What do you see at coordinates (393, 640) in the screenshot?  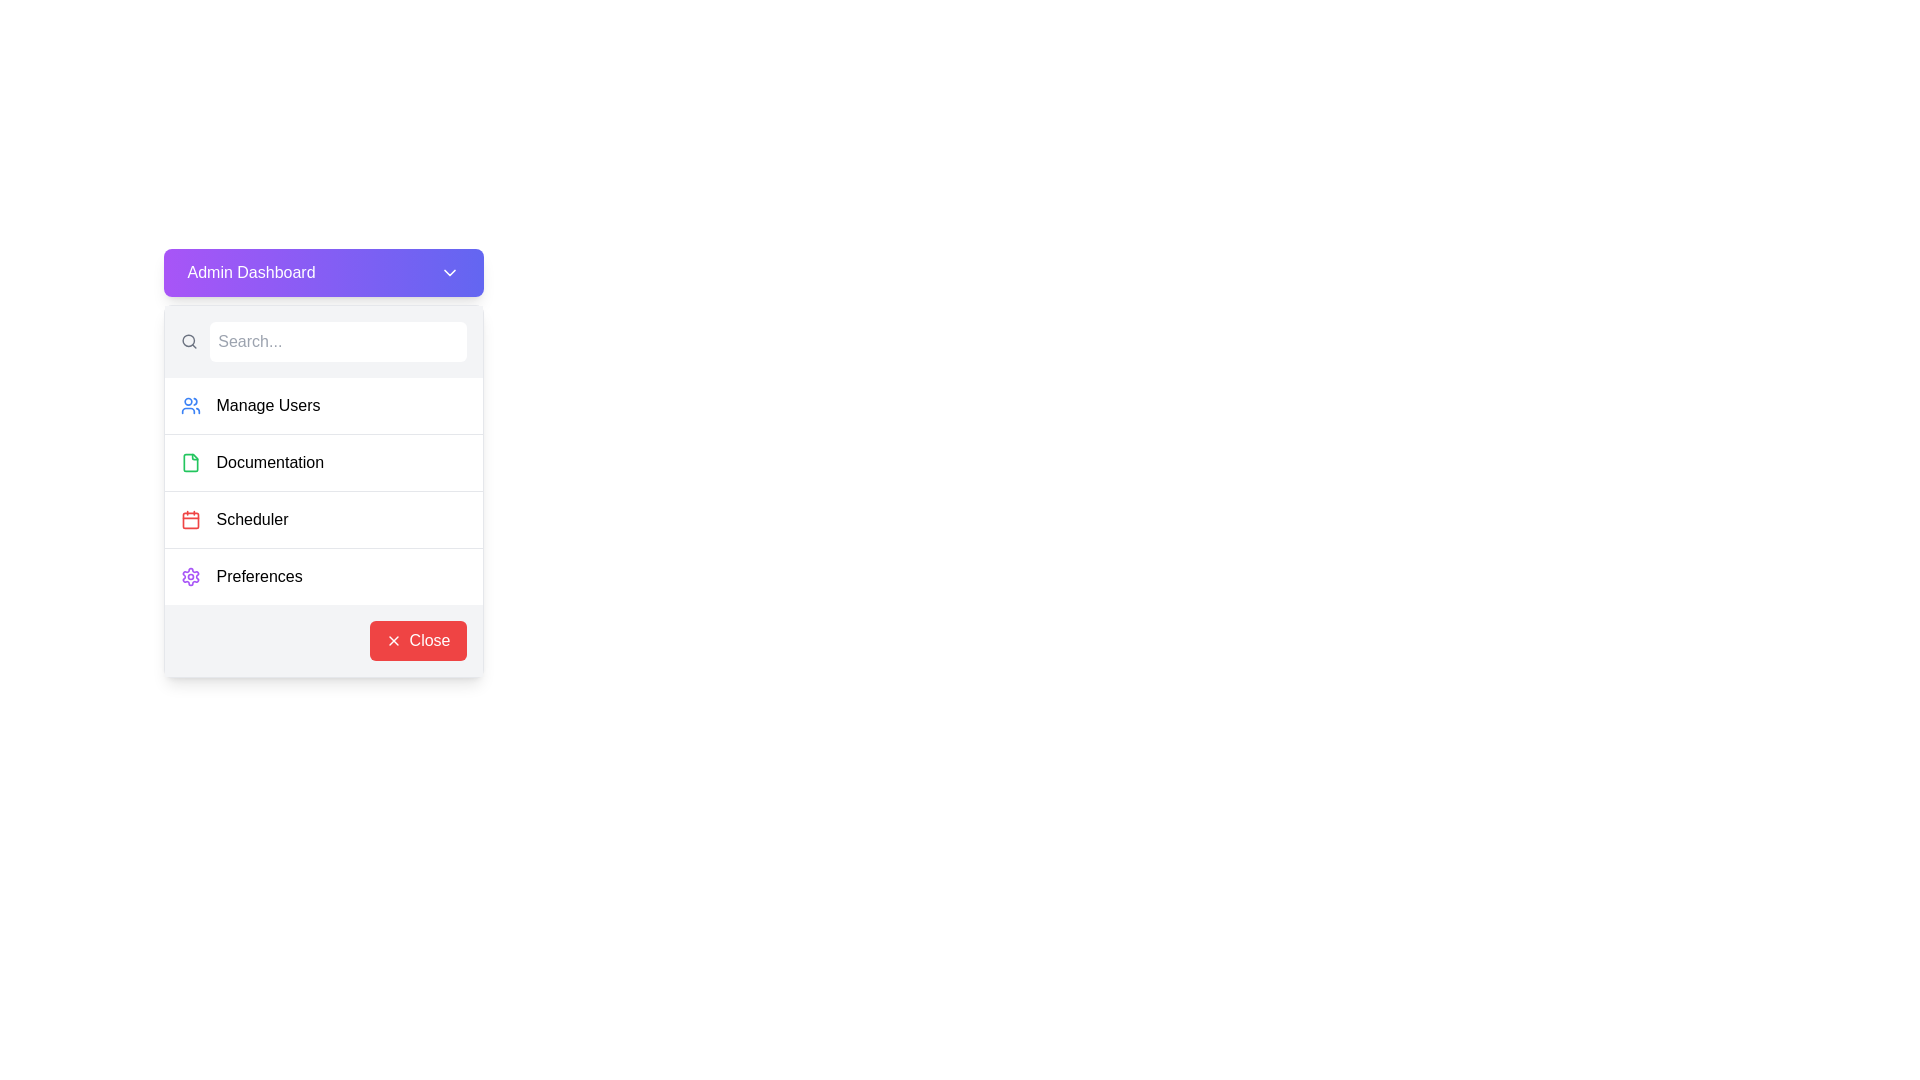 I see `the close icon represented by a minimal 'X' shape inside a red rounded rectangular button labeled 'Close' at the bottom right corner of the popup menu` at bounding box center [393, 640].